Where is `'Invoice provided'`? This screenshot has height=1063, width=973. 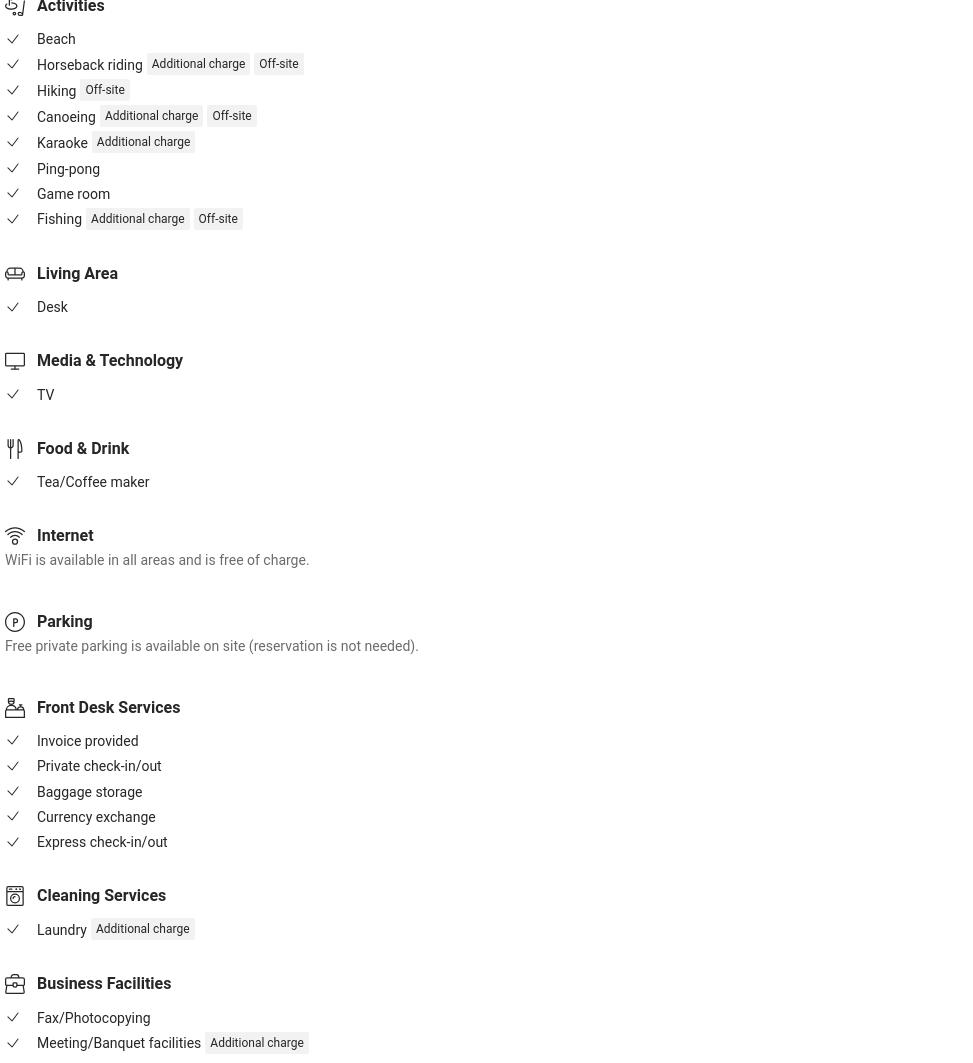
'Invoice provided' is located at coordinates (86, 740).